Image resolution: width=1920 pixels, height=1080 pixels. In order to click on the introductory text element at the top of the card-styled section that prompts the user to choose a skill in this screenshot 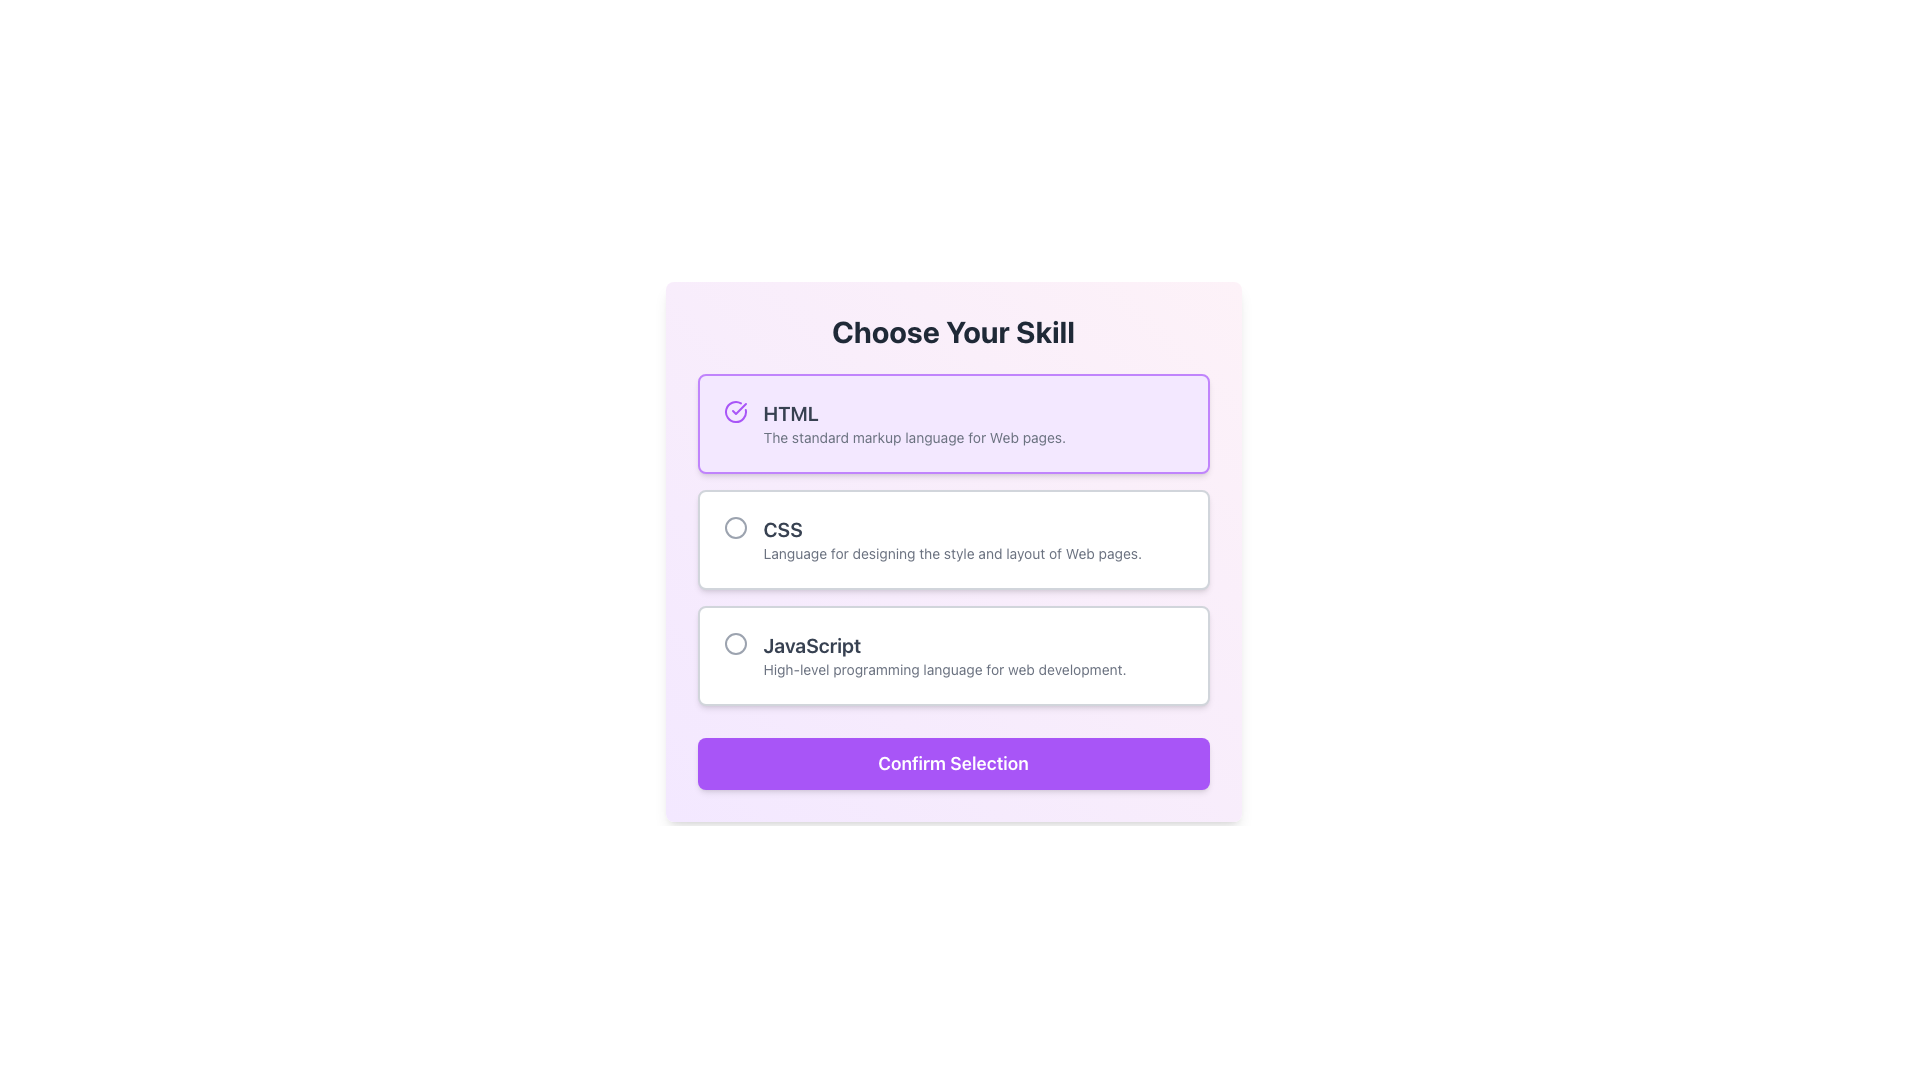, I will do `click(952, 330)`.